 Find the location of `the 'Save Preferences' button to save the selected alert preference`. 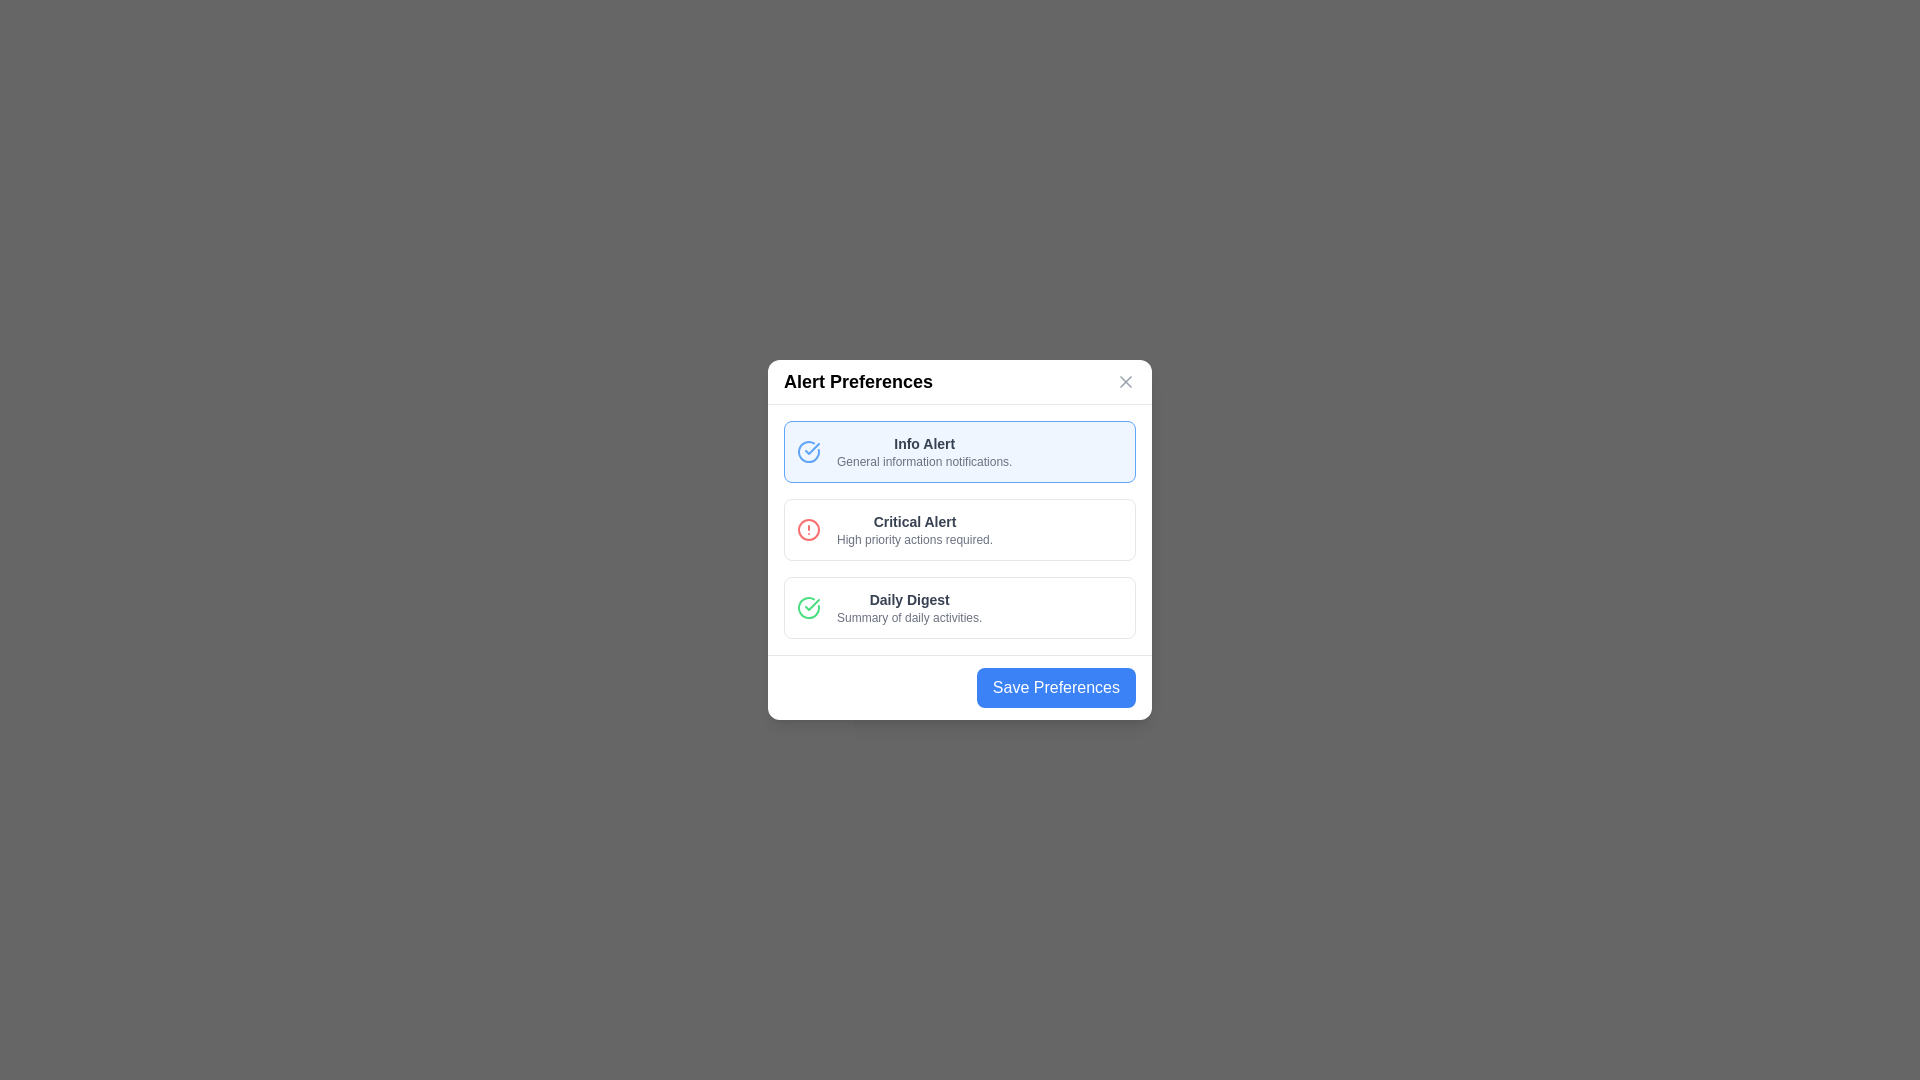

the 'Save Preferences' button to save the selected alert preference is located at coordinates (1055, 686).